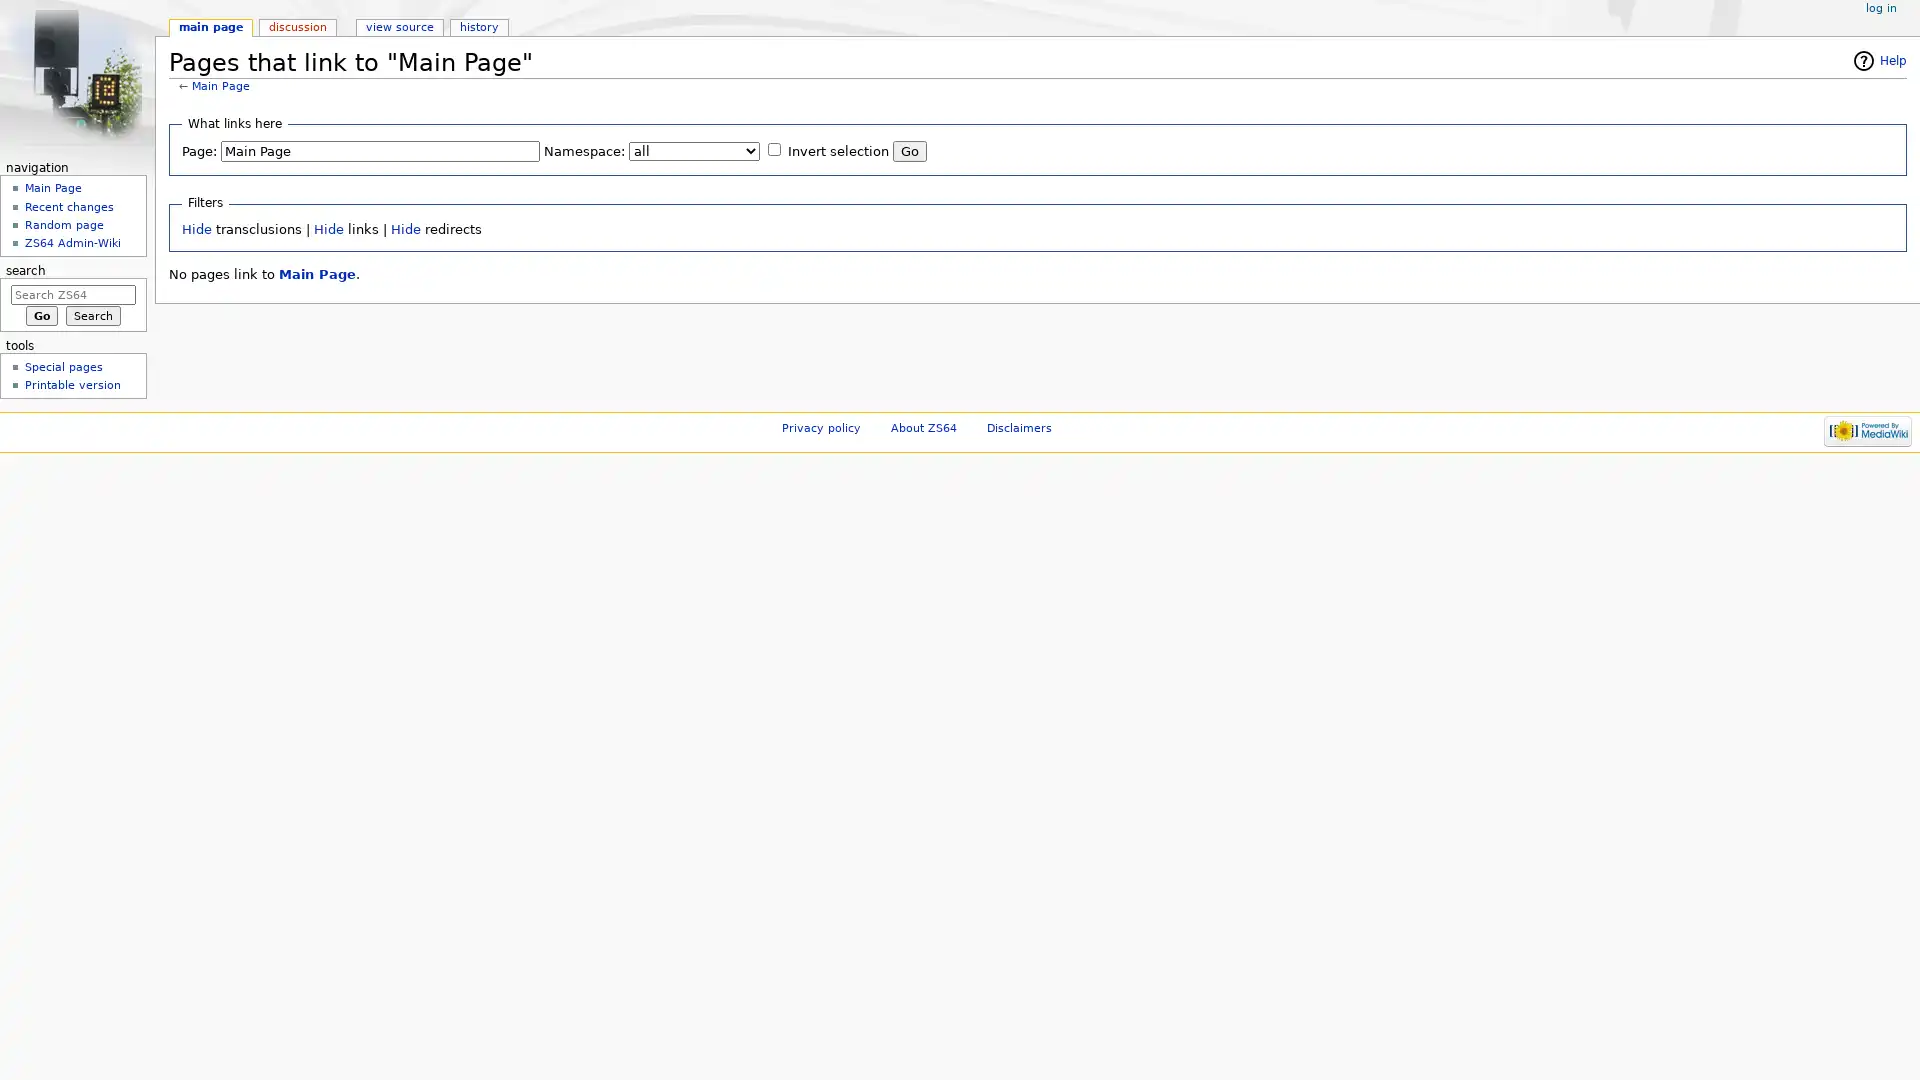 This screenshot has height=1080, width=1920. What do you see at coordinates (909, 150) in the screenshot?
I see `Go` at bounding box center [909, 150].